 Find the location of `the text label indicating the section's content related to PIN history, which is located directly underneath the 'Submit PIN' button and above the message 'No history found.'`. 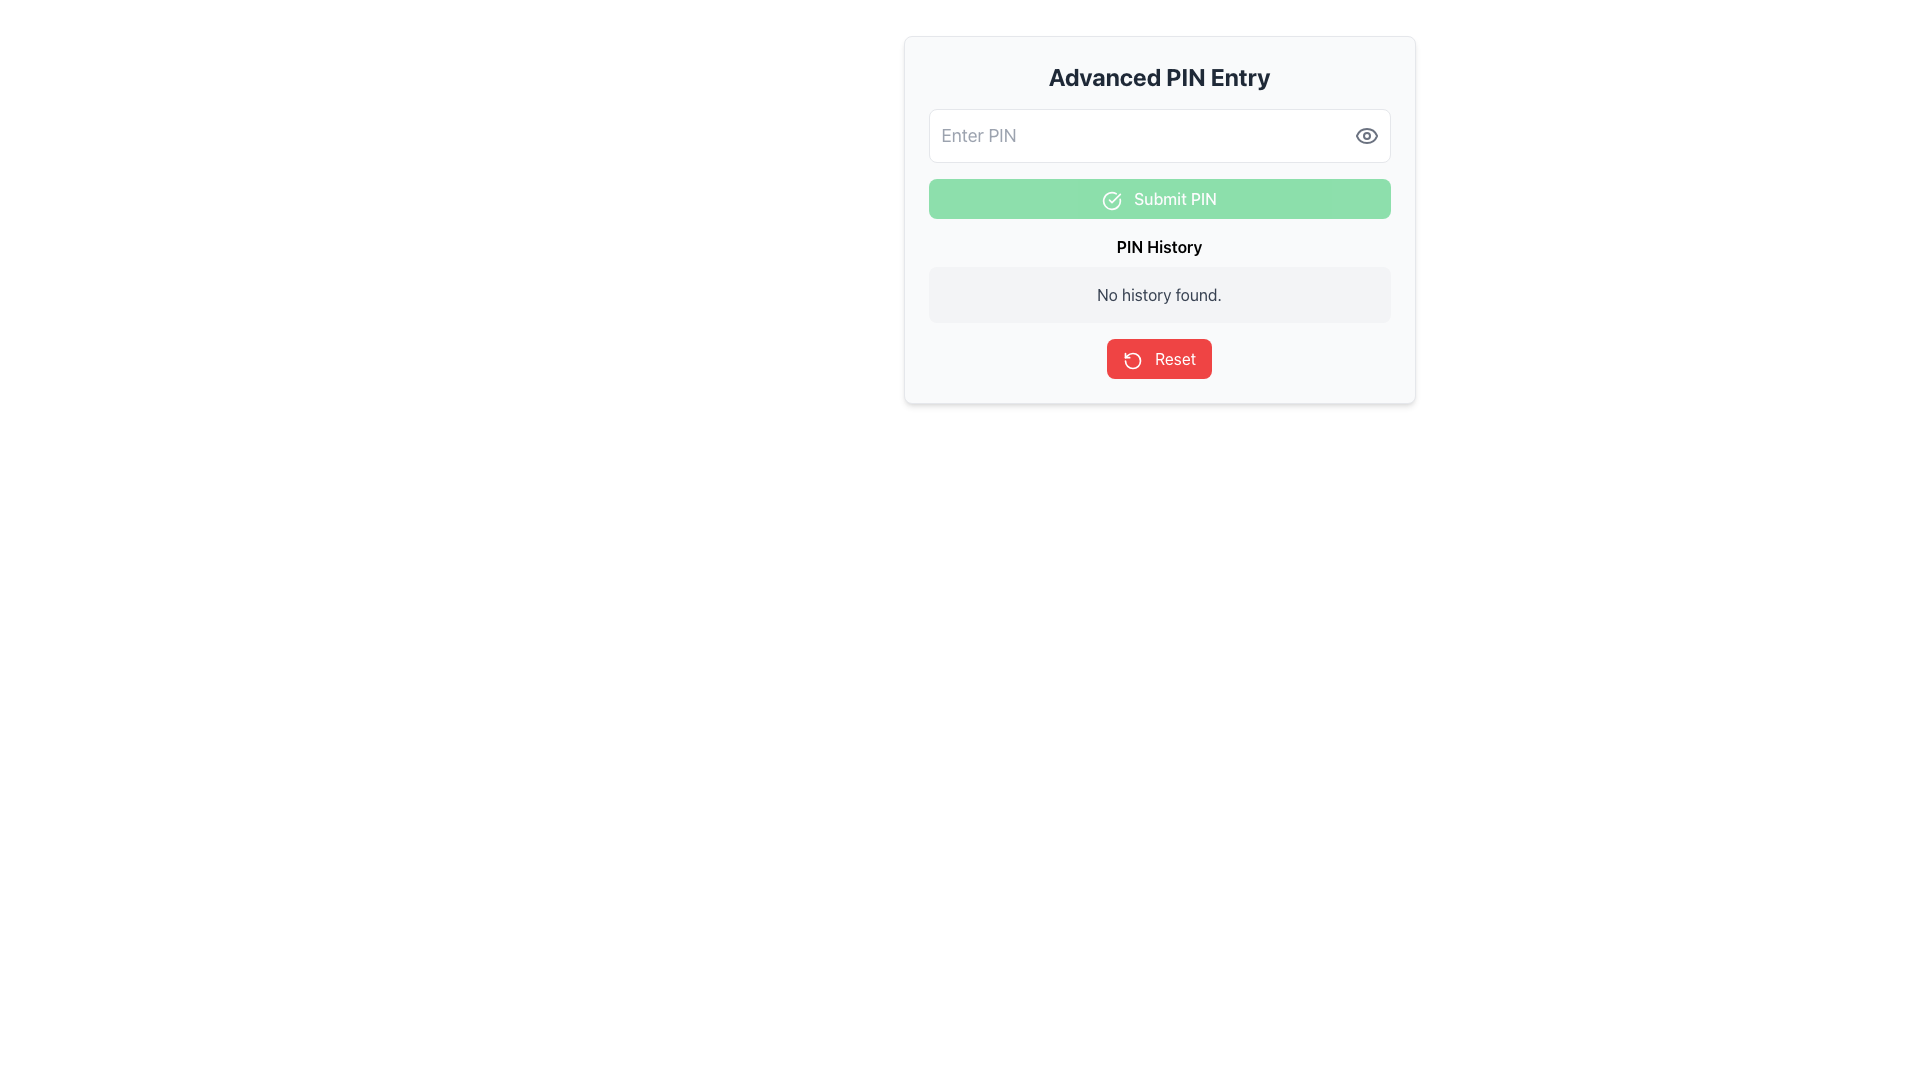

the text label indicating the section's content related to PIN history, which is located directly underneath the 'Submit PIN' button and above the message 'No history found.' is located at coordinates (1159, 245).